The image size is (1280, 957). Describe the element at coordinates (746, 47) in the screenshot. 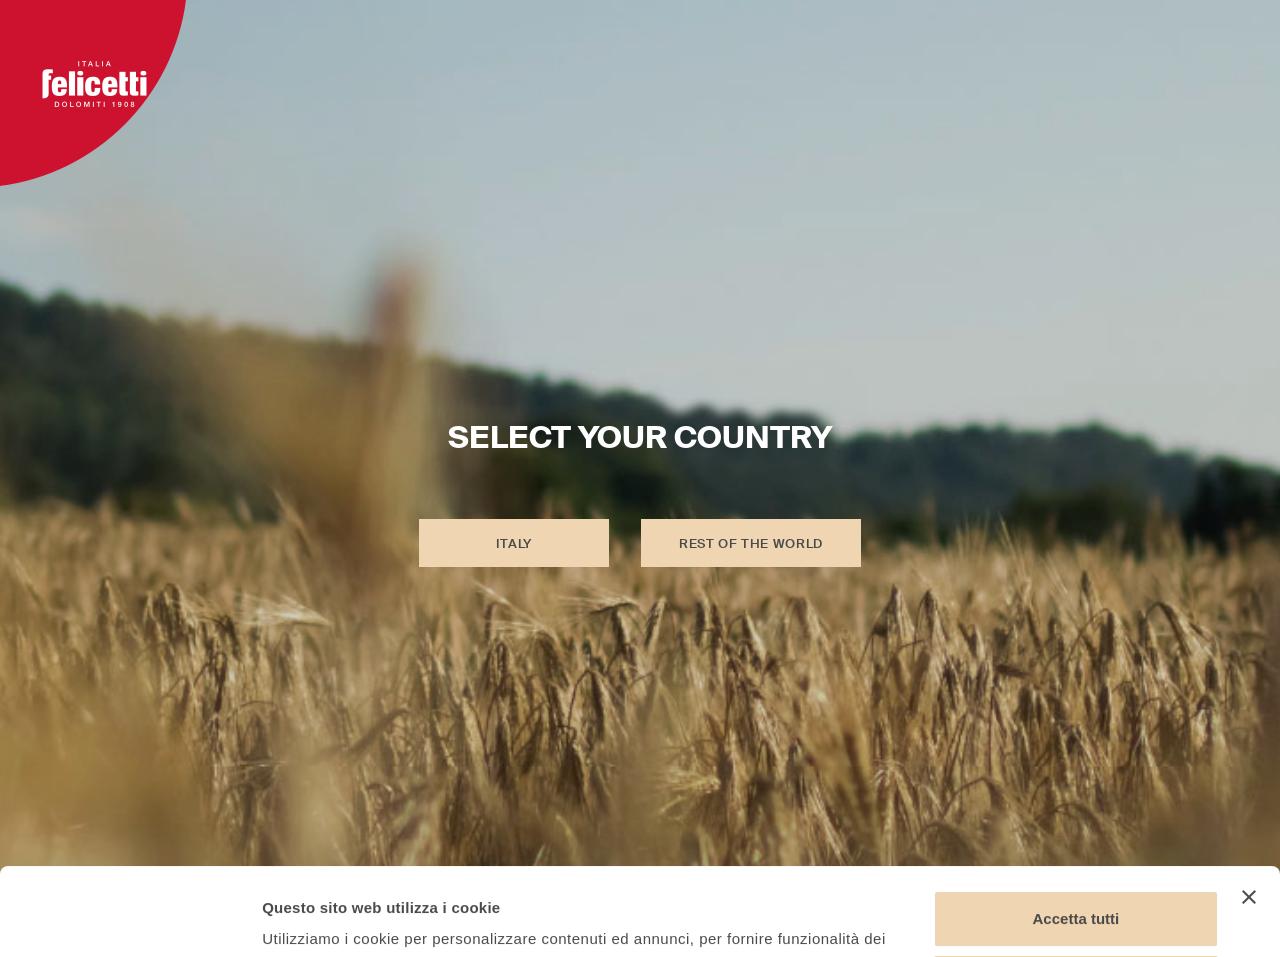

I see `'Activities'` at that location.